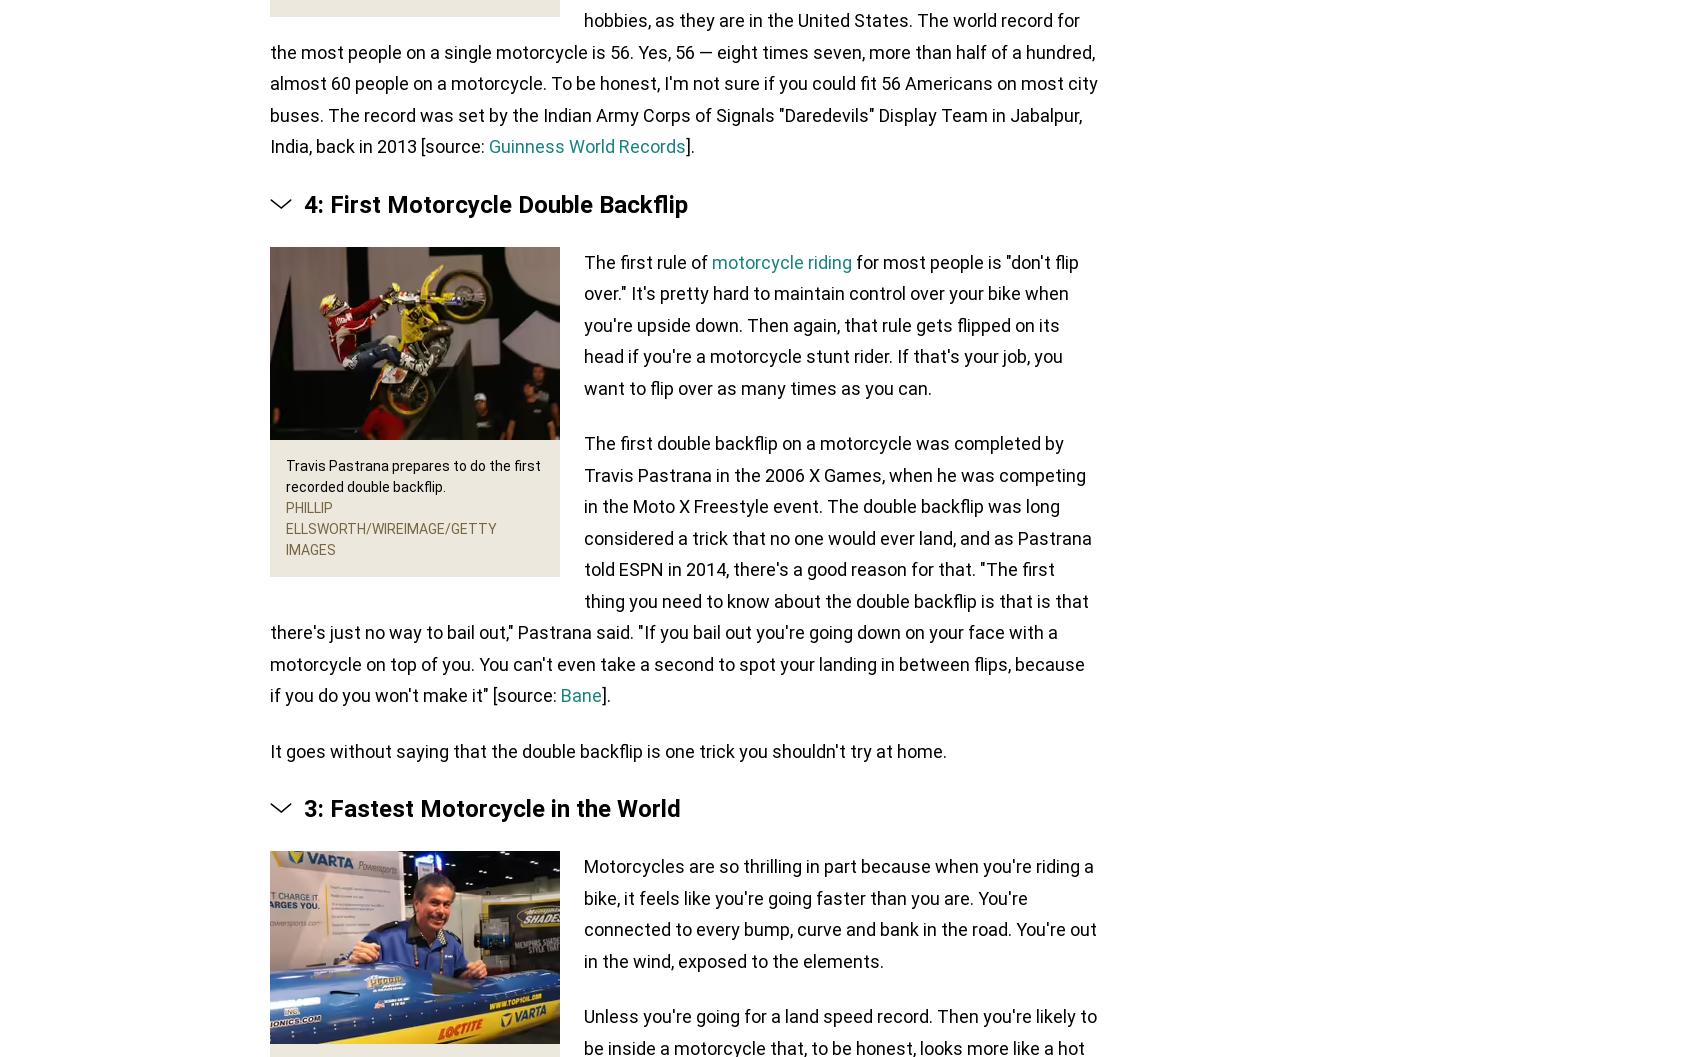 The width and height of the screenshot is (1708, 1057). I want to click on 'Motorcycles are so thrilling in part because when you're riding a bike, it feels like you're going faster than you are. You're connected to every bump, curve and bank in the road. You're out in the wind, exposed to the elements.', so click(840, 913).